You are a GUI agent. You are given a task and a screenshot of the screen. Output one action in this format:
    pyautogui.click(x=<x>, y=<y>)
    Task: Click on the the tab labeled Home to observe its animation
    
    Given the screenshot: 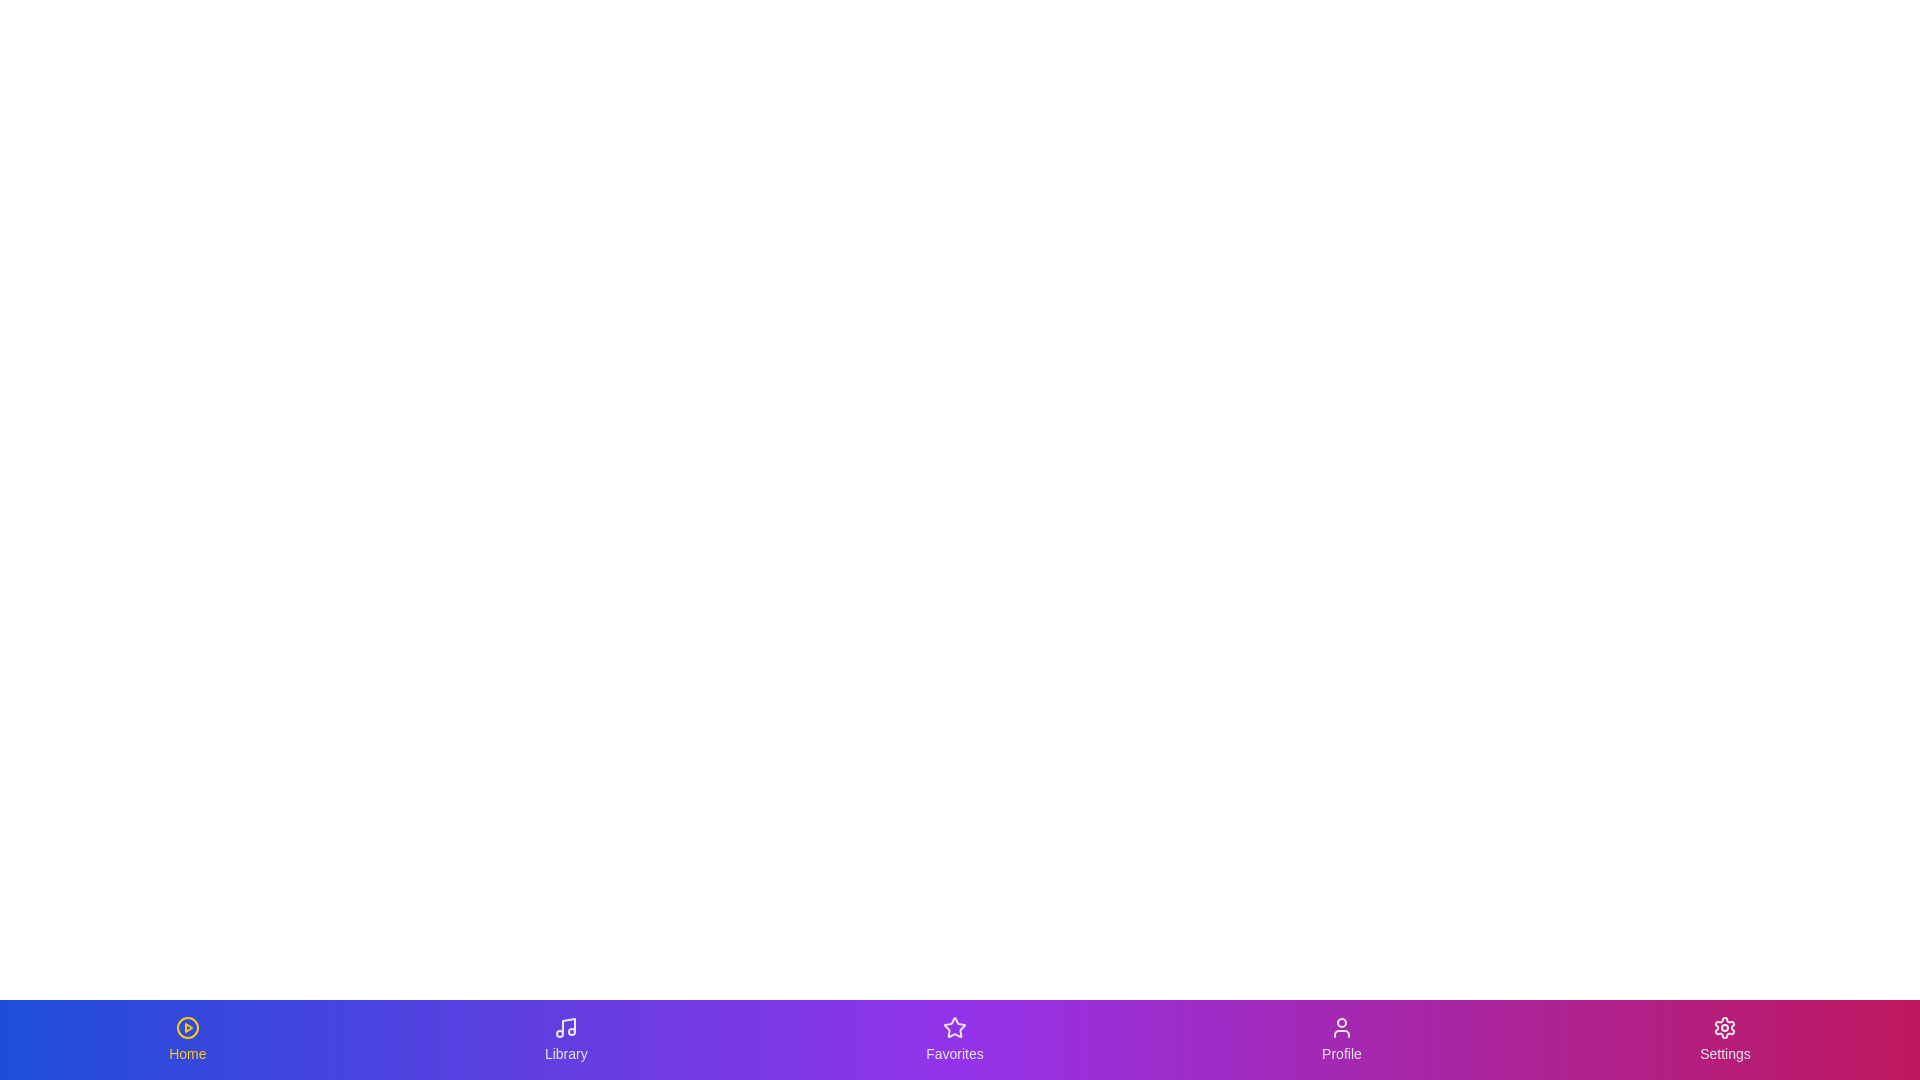 What is the action you would take?
    pyautogui.click(x=187, y=1039)
    